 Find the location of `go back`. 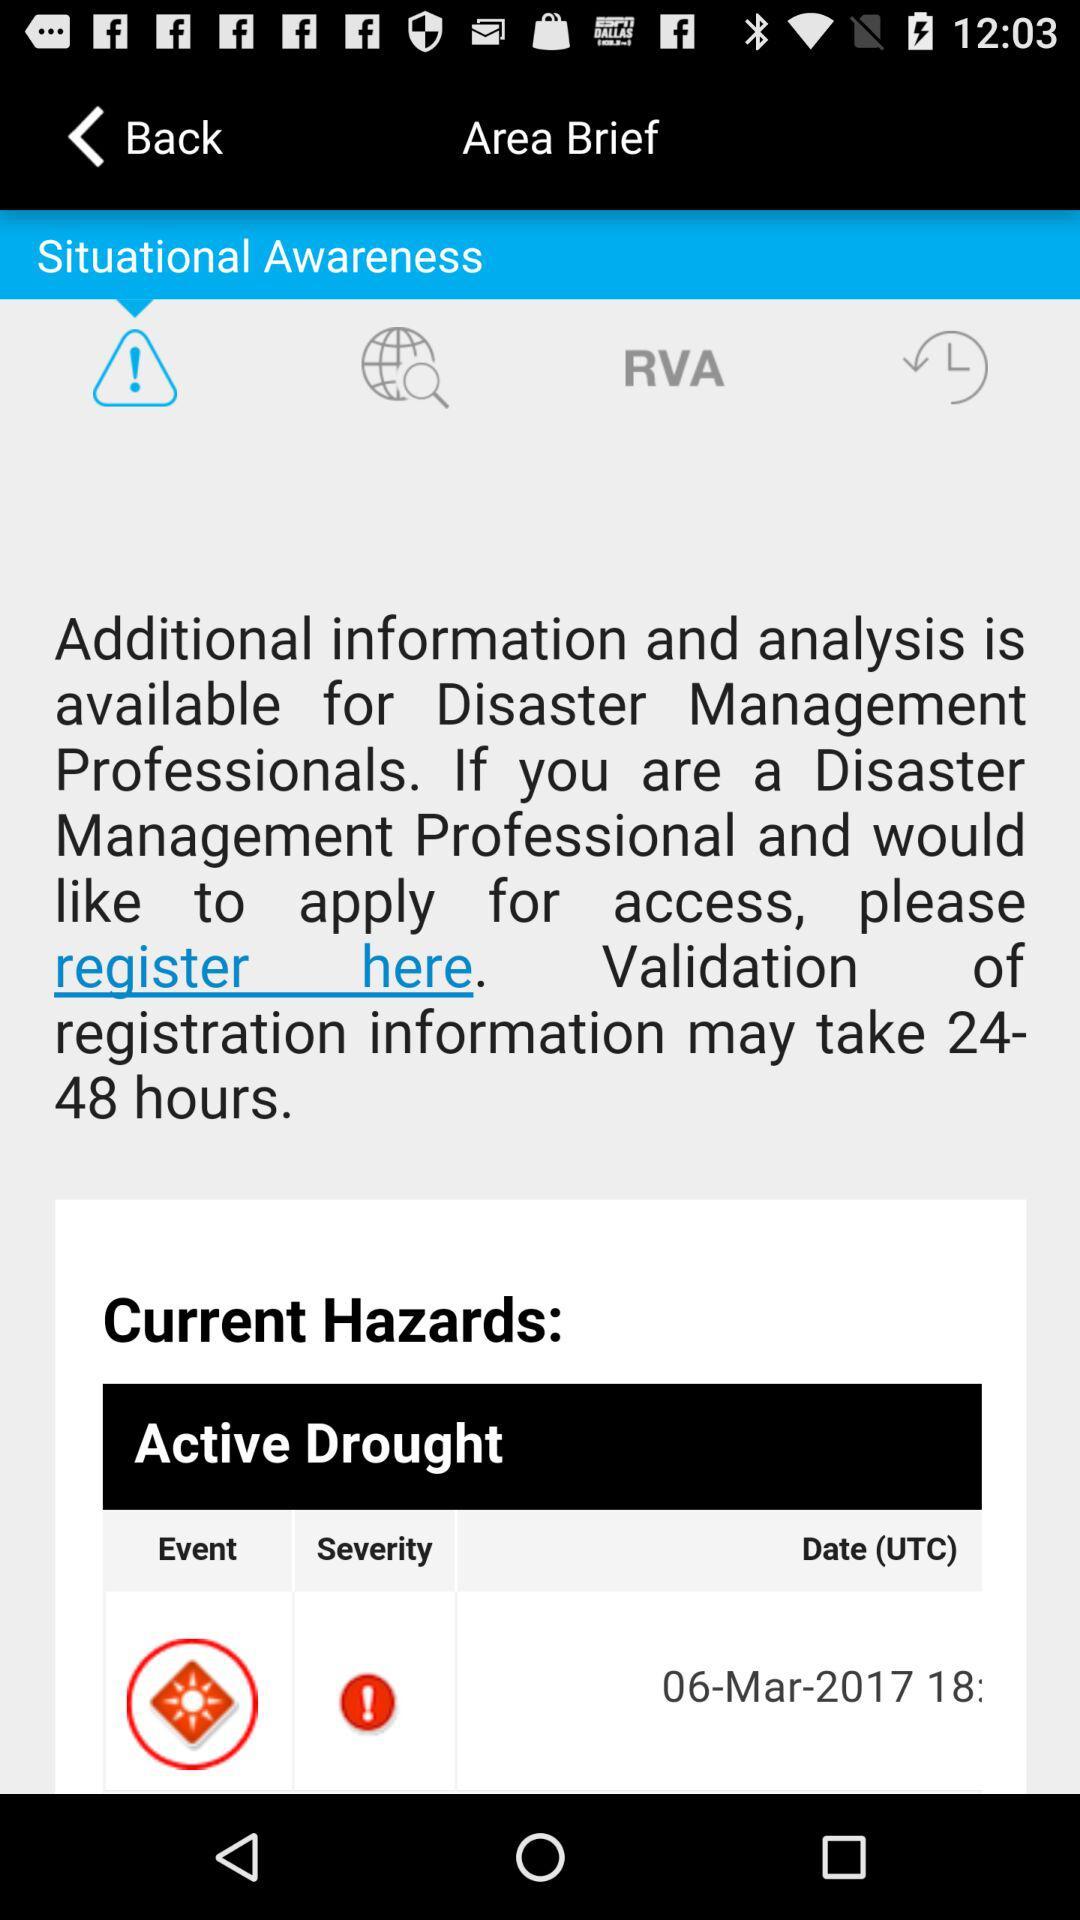

go back is located at coordinates (945, 367).